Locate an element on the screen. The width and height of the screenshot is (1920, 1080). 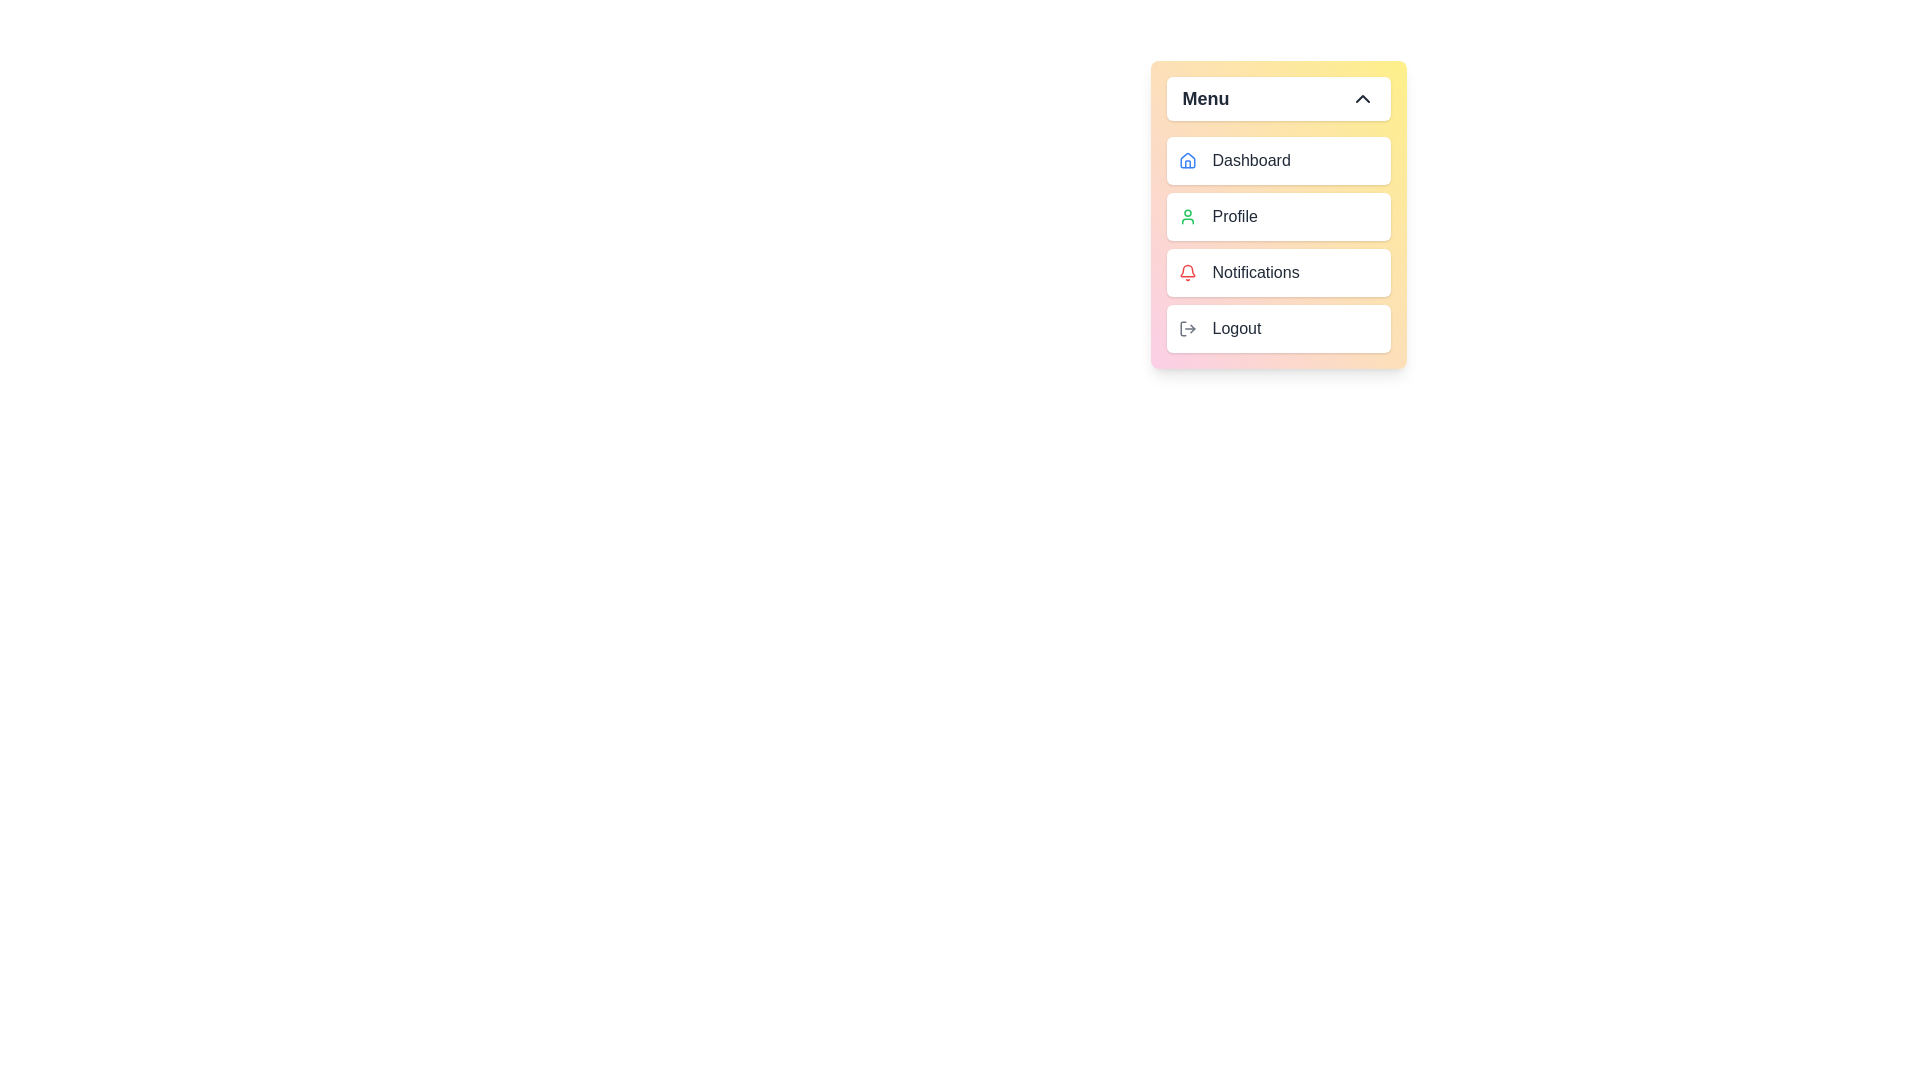
the menu item labeled Dashboard is located at coordinates (1277, 160).